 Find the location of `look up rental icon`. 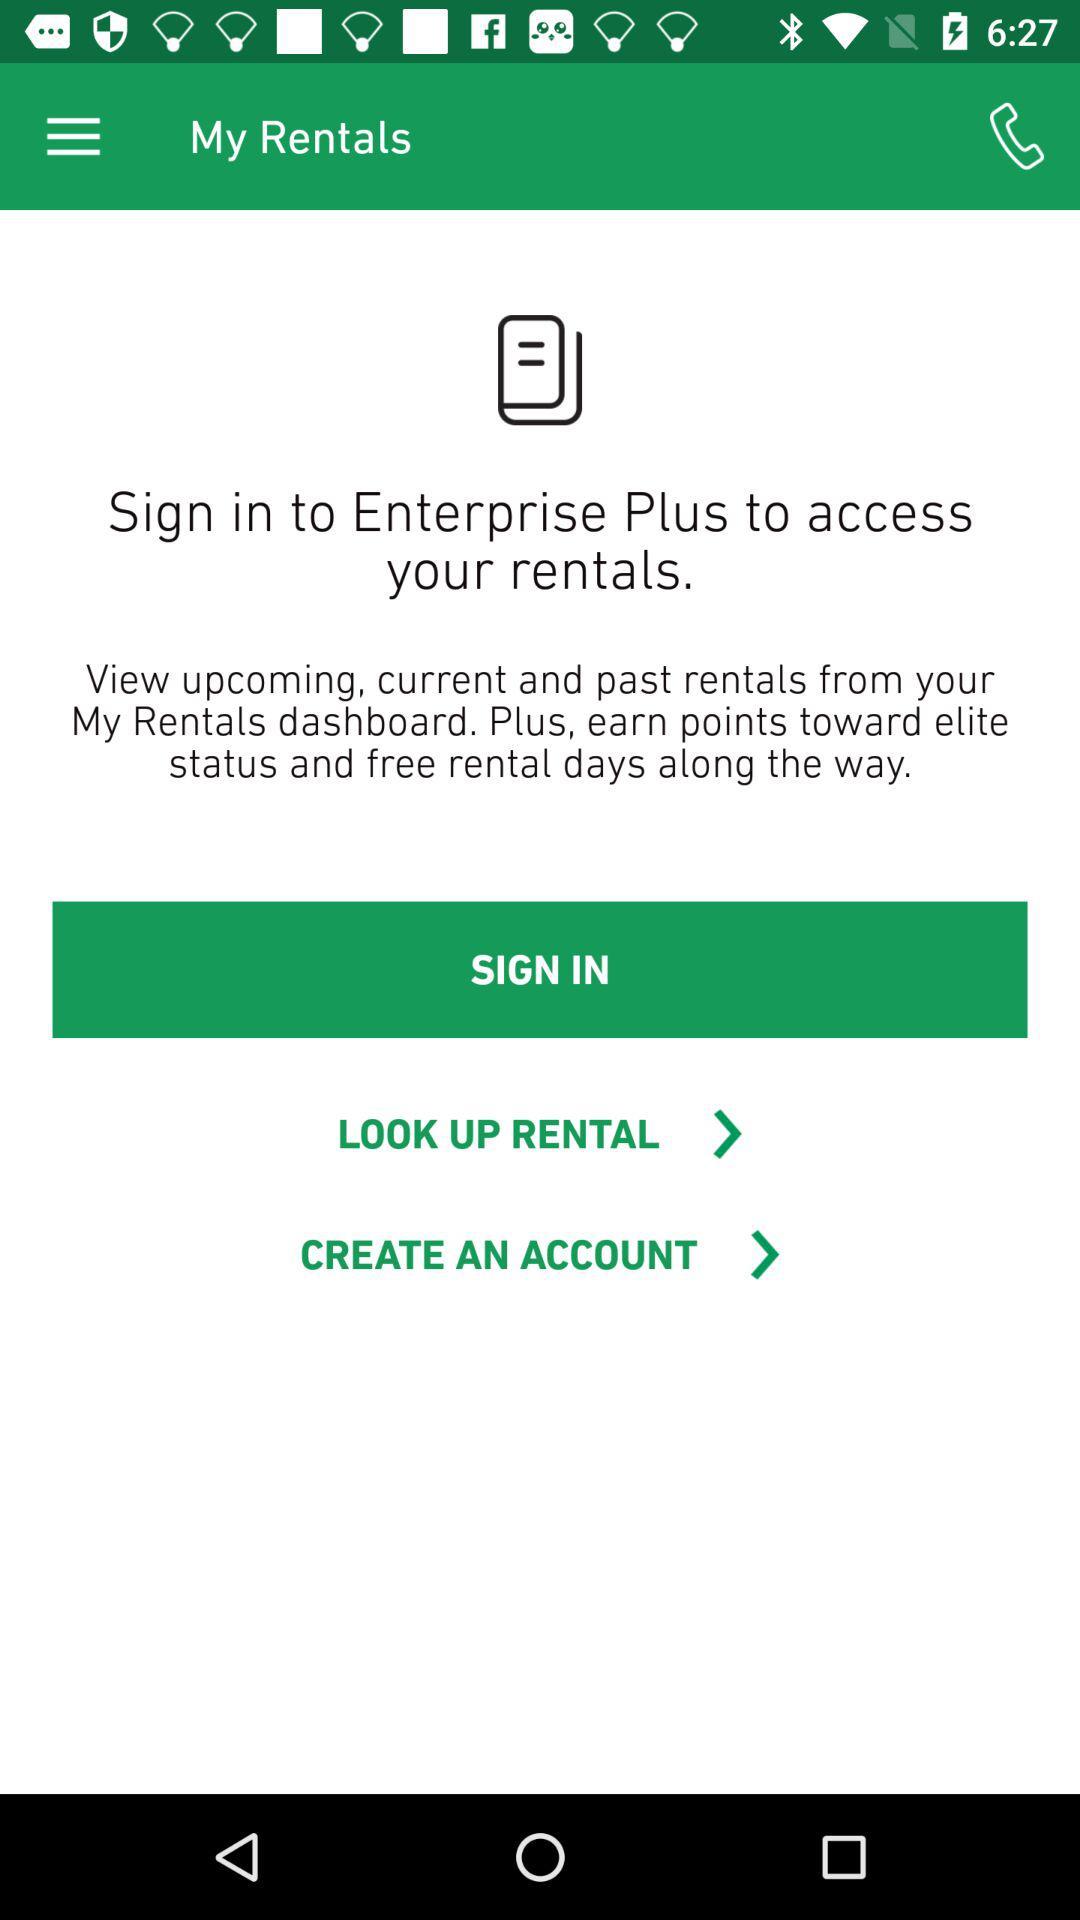

look up rental icon is located at coordinates (497, 1133).